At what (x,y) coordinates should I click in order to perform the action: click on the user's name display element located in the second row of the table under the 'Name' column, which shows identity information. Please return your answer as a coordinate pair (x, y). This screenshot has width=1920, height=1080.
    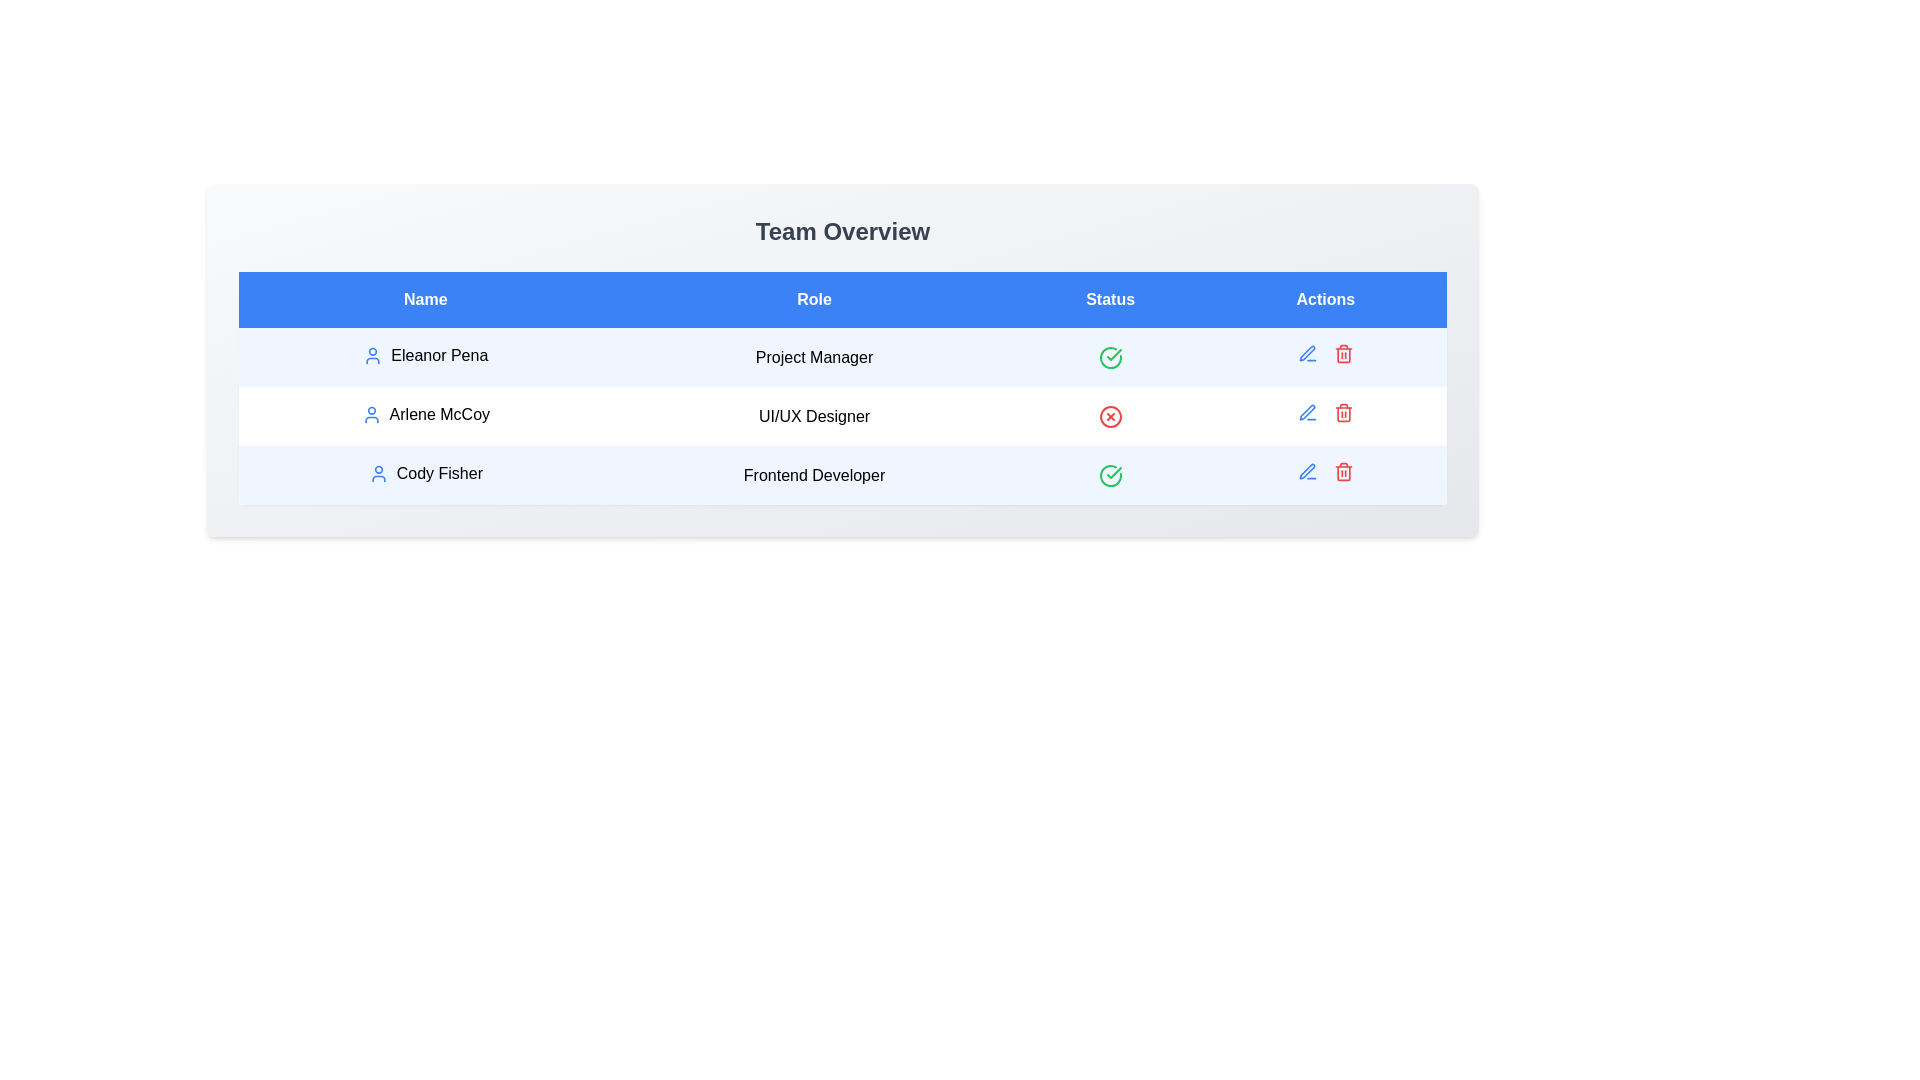
    Looking at the image, I should click on (424, 414).